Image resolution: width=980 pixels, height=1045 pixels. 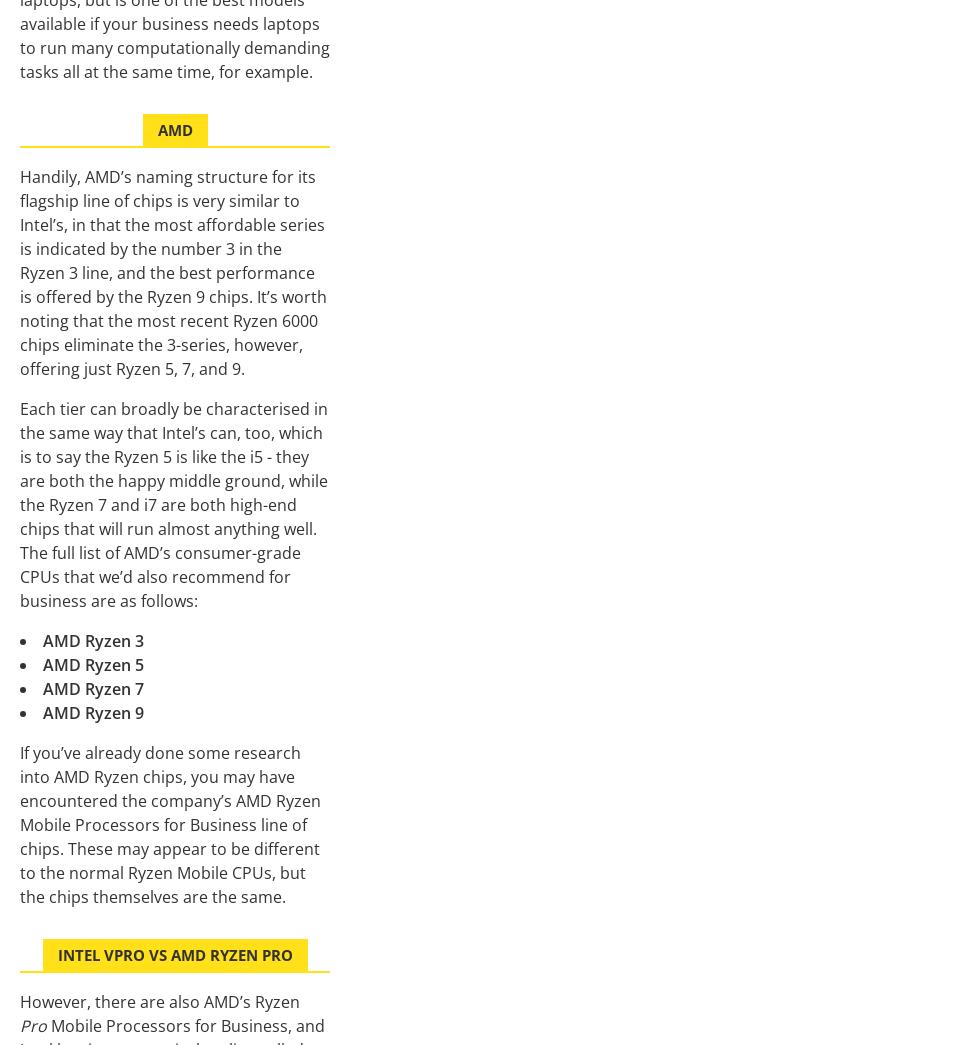 What do you see at coordinates (93, 688) in the screenshot?
I see `'AMD Ryzen 7'` at bounding box center [93, 688].